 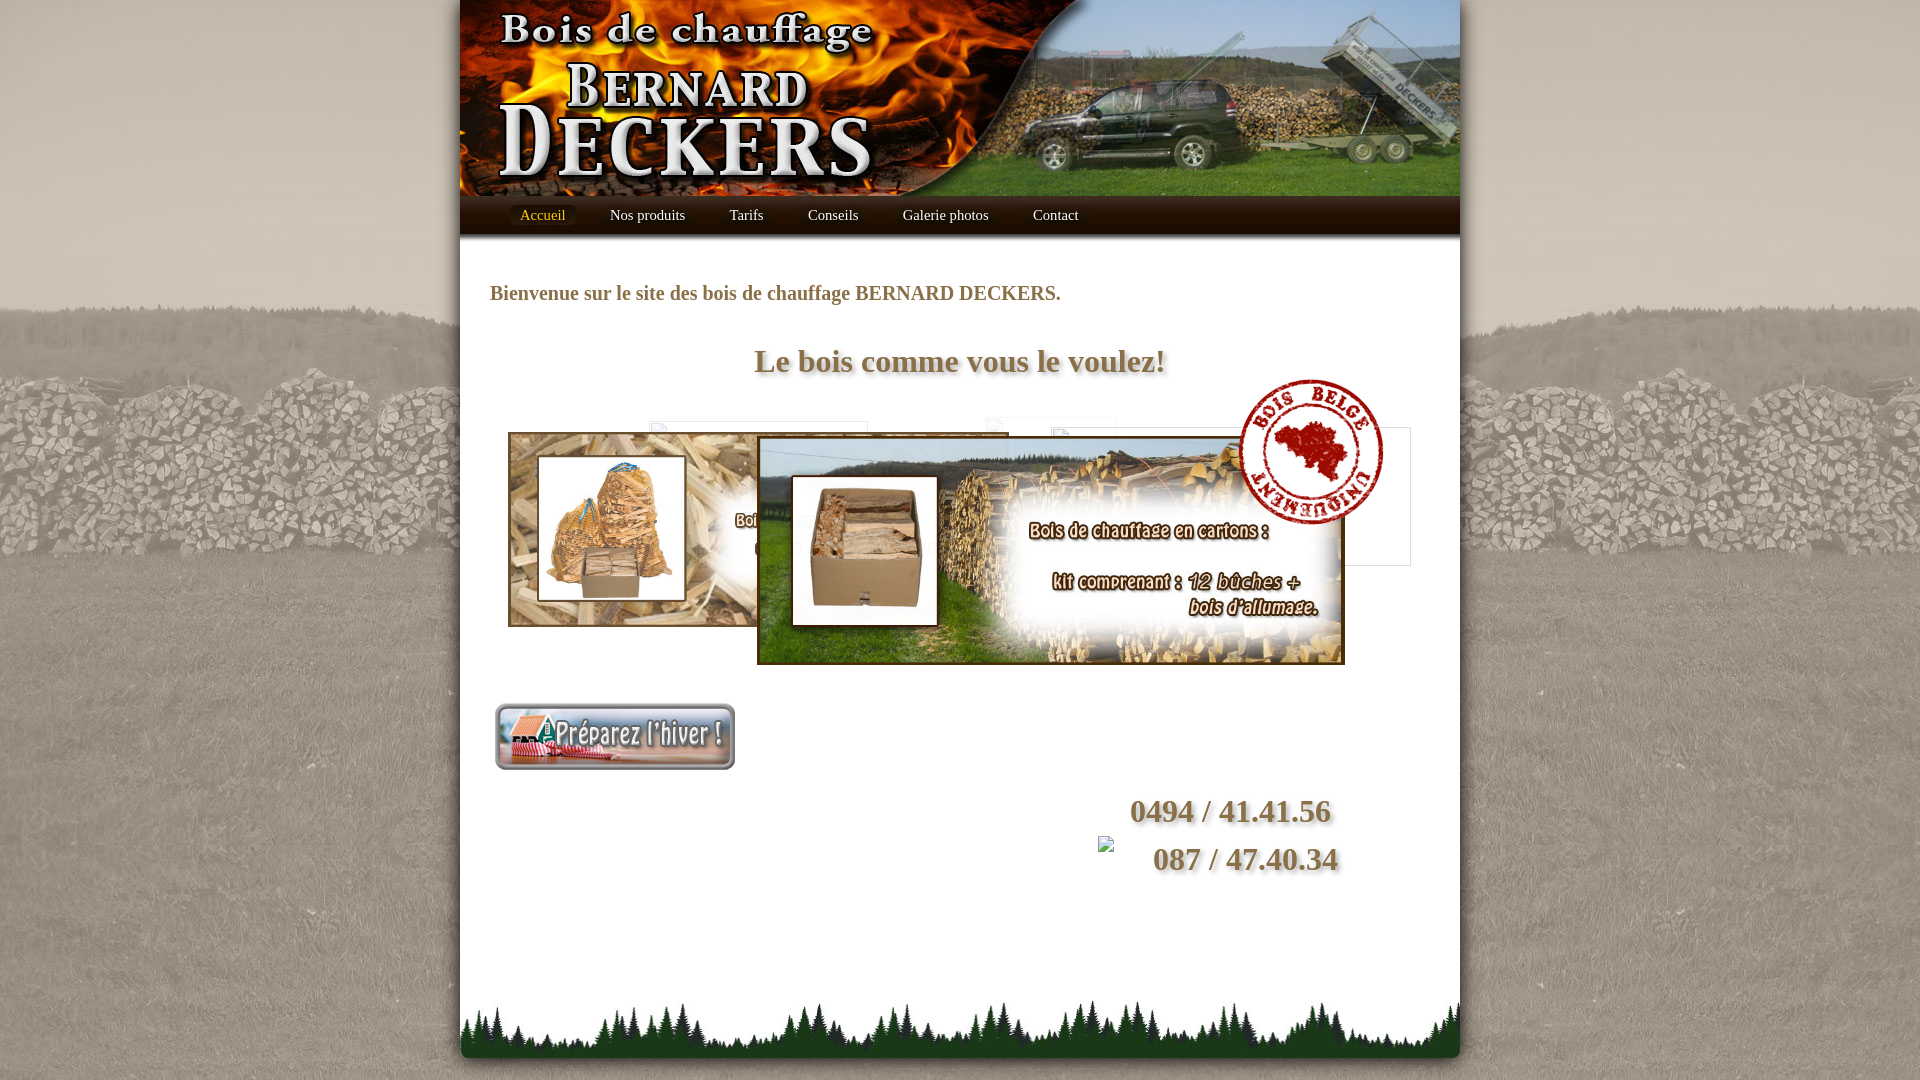 What do you see at coordinates (833, 215) in the screenshot?
I see `'Conseils'` at bounding box center [833, 215].